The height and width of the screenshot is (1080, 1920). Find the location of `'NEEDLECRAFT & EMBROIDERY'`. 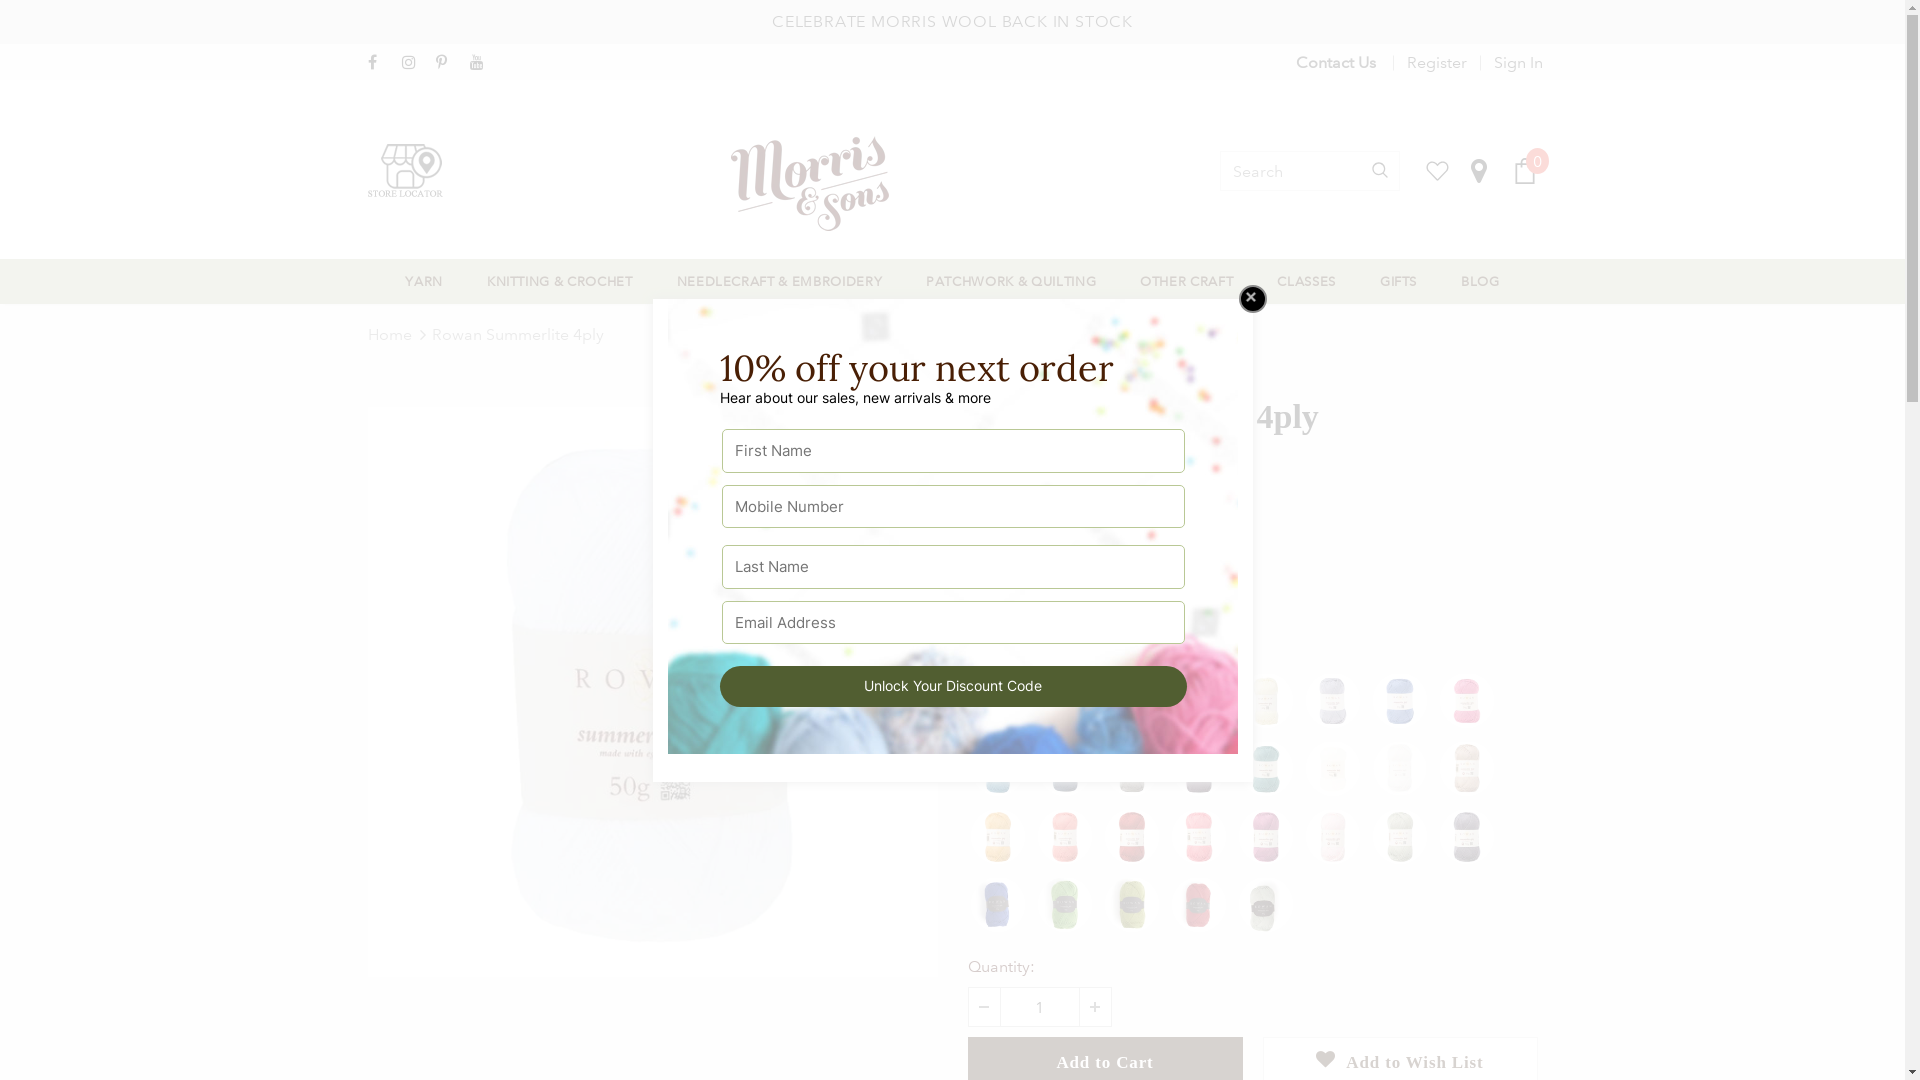

'NEEDLECRAFT & EMBROIDERY' is located at coordinates (778, 281).